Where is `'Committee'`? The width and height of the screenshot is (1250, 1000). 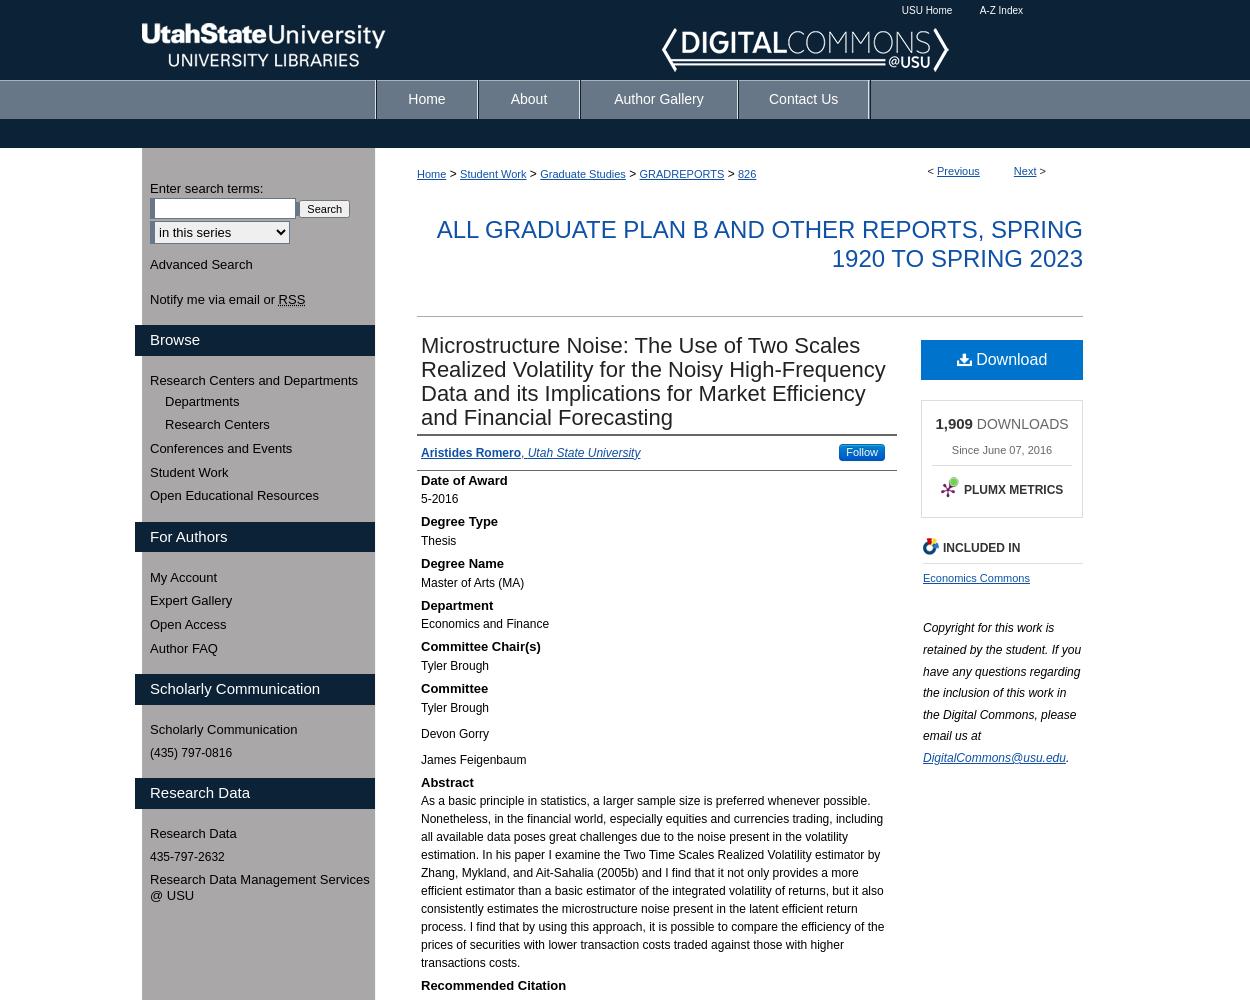
'Committee' is located at coordinates (453, 688).